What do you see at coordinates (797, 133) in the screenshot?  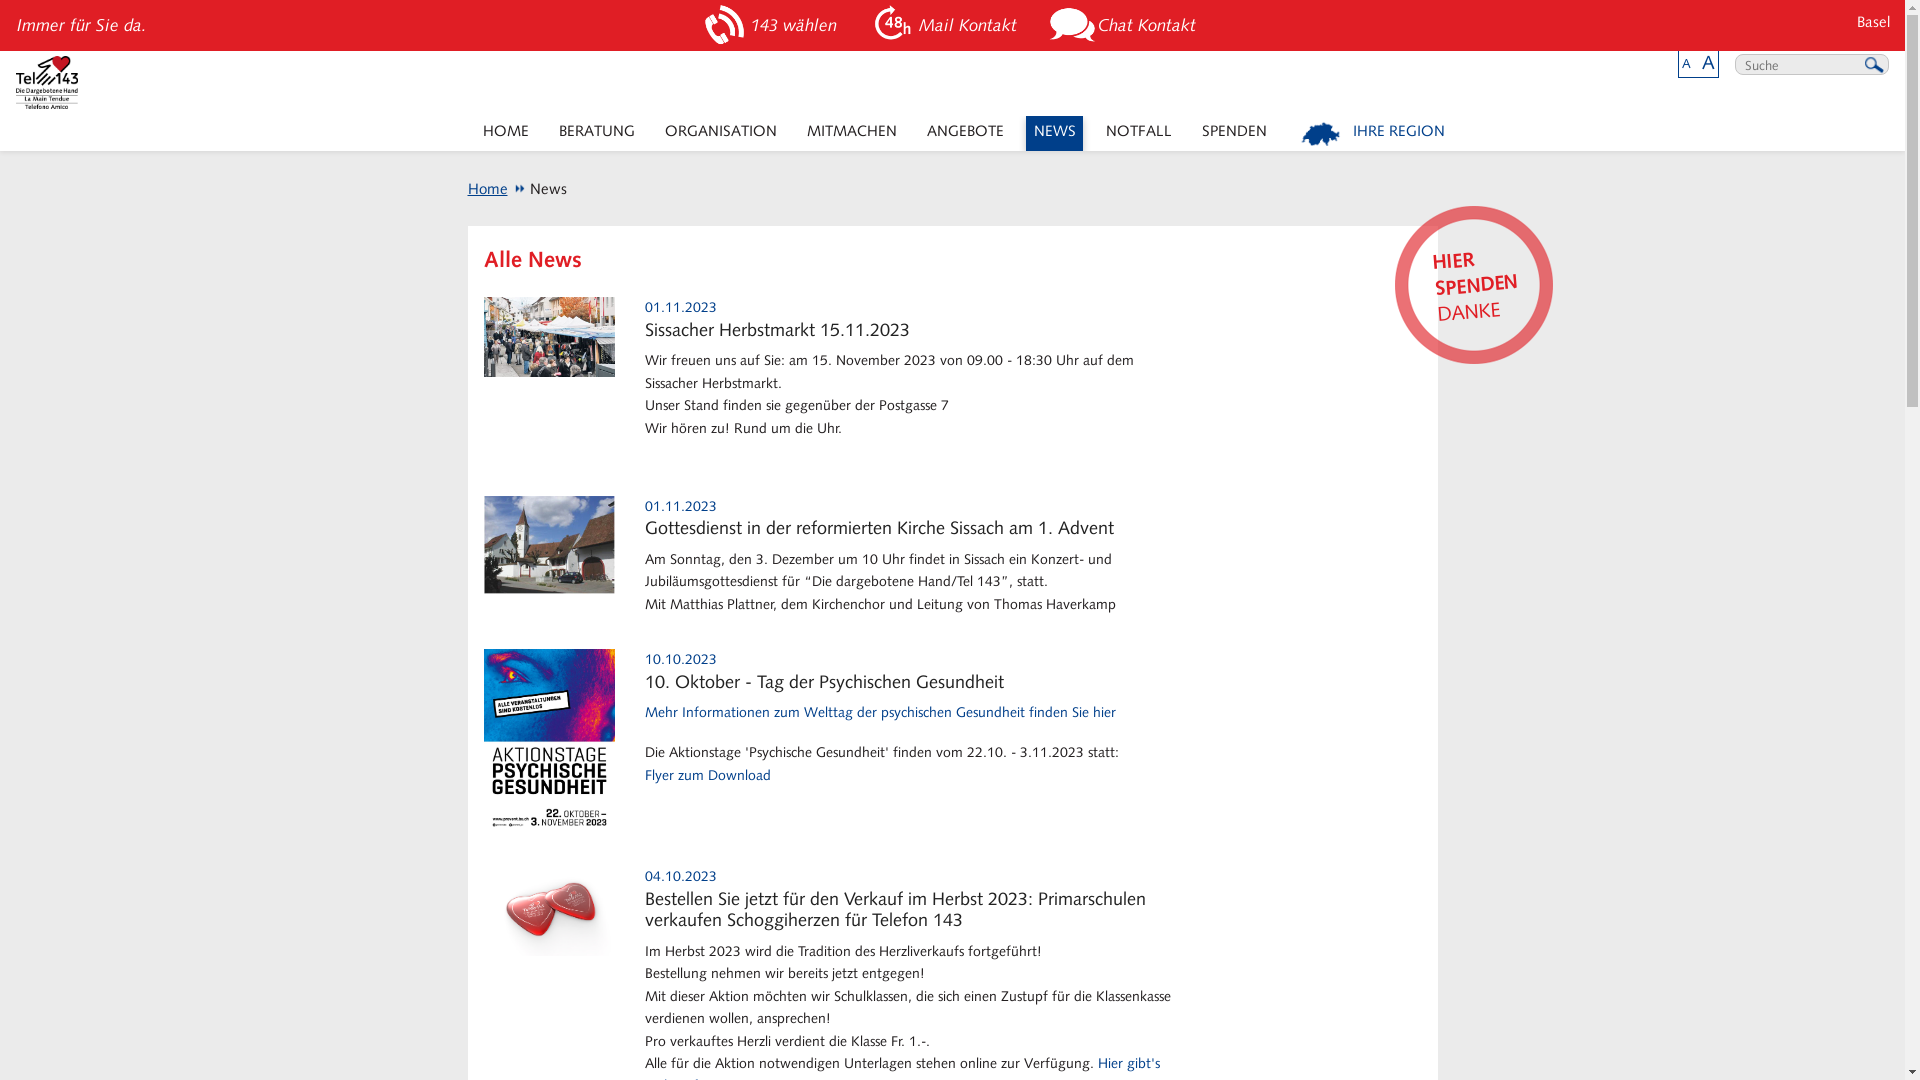 I see `'MITMACHEN'` at bounding box center [797, 133].